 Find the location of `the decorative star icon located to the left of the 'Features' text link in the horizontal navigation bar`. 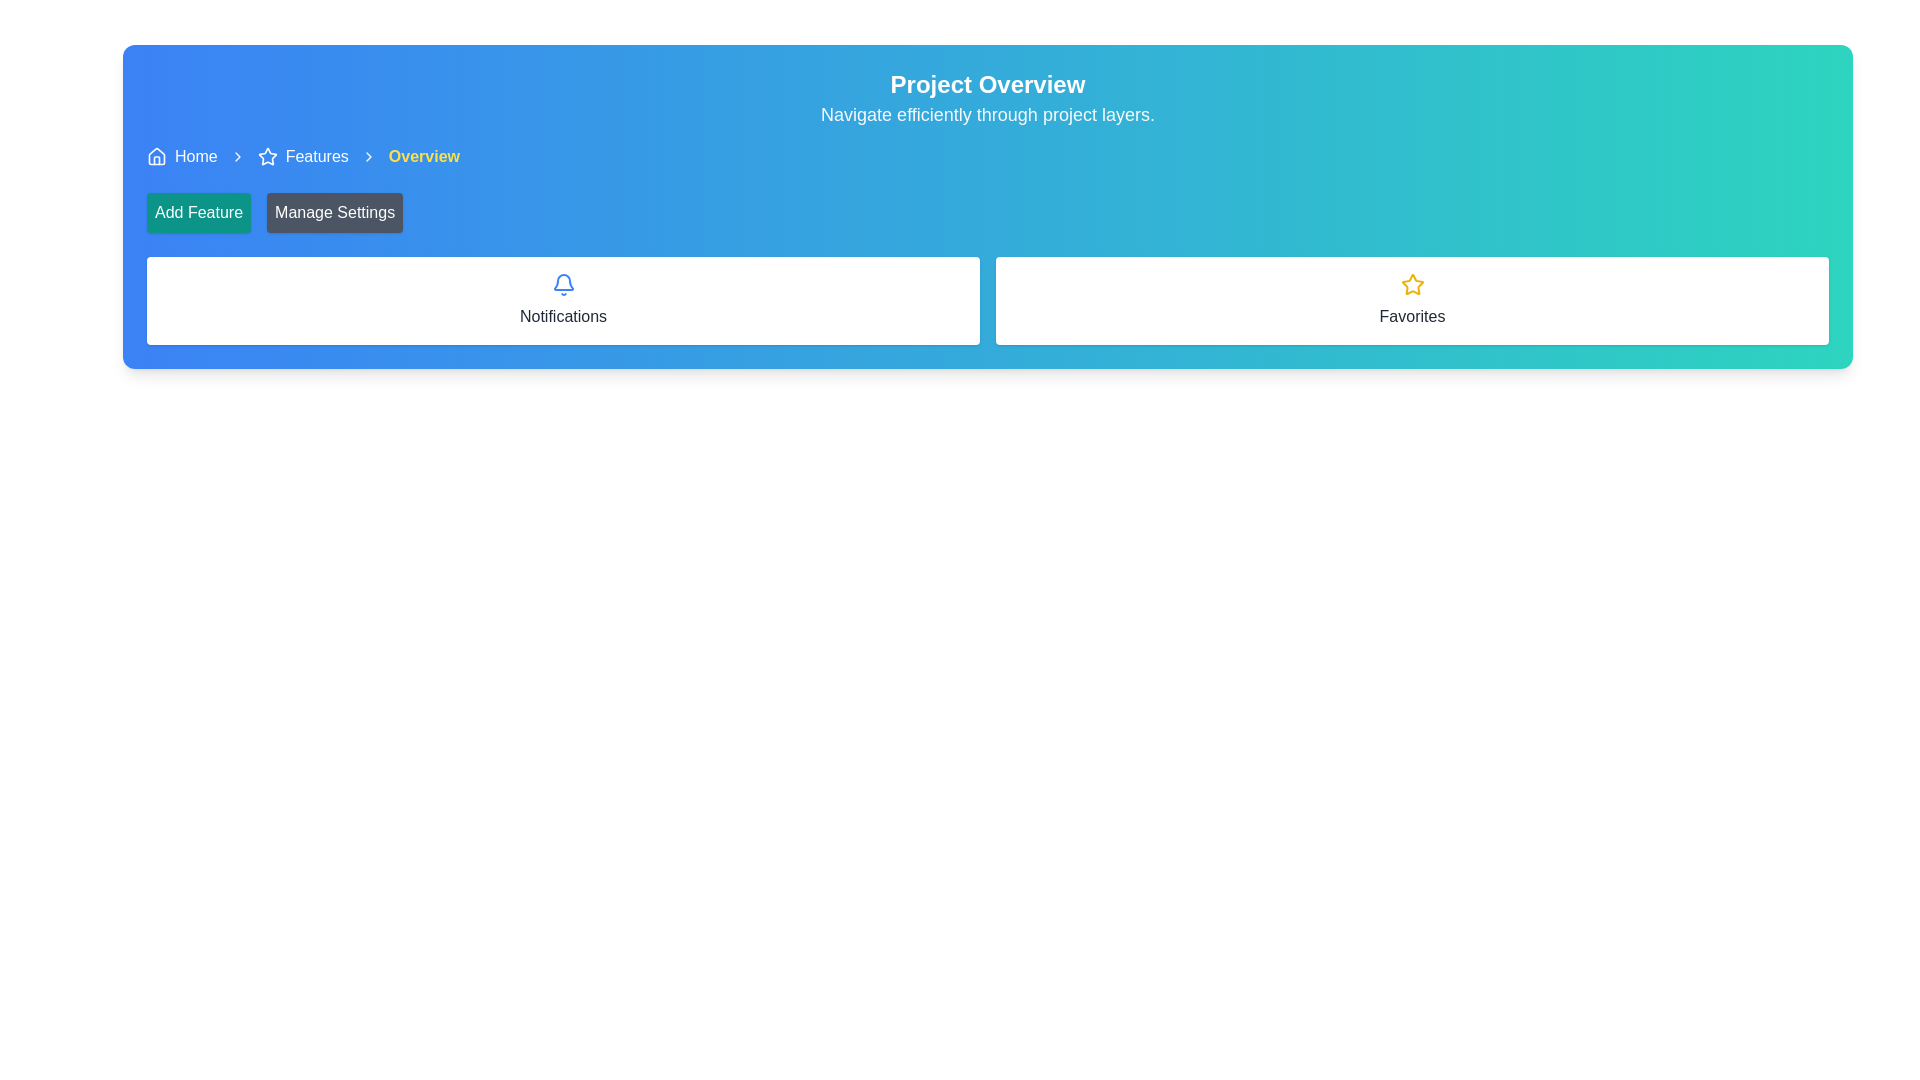

the decorative star icon located to the left of the 'Features' text link in the horizontal navigation bar is located at coordinates (266, 156).